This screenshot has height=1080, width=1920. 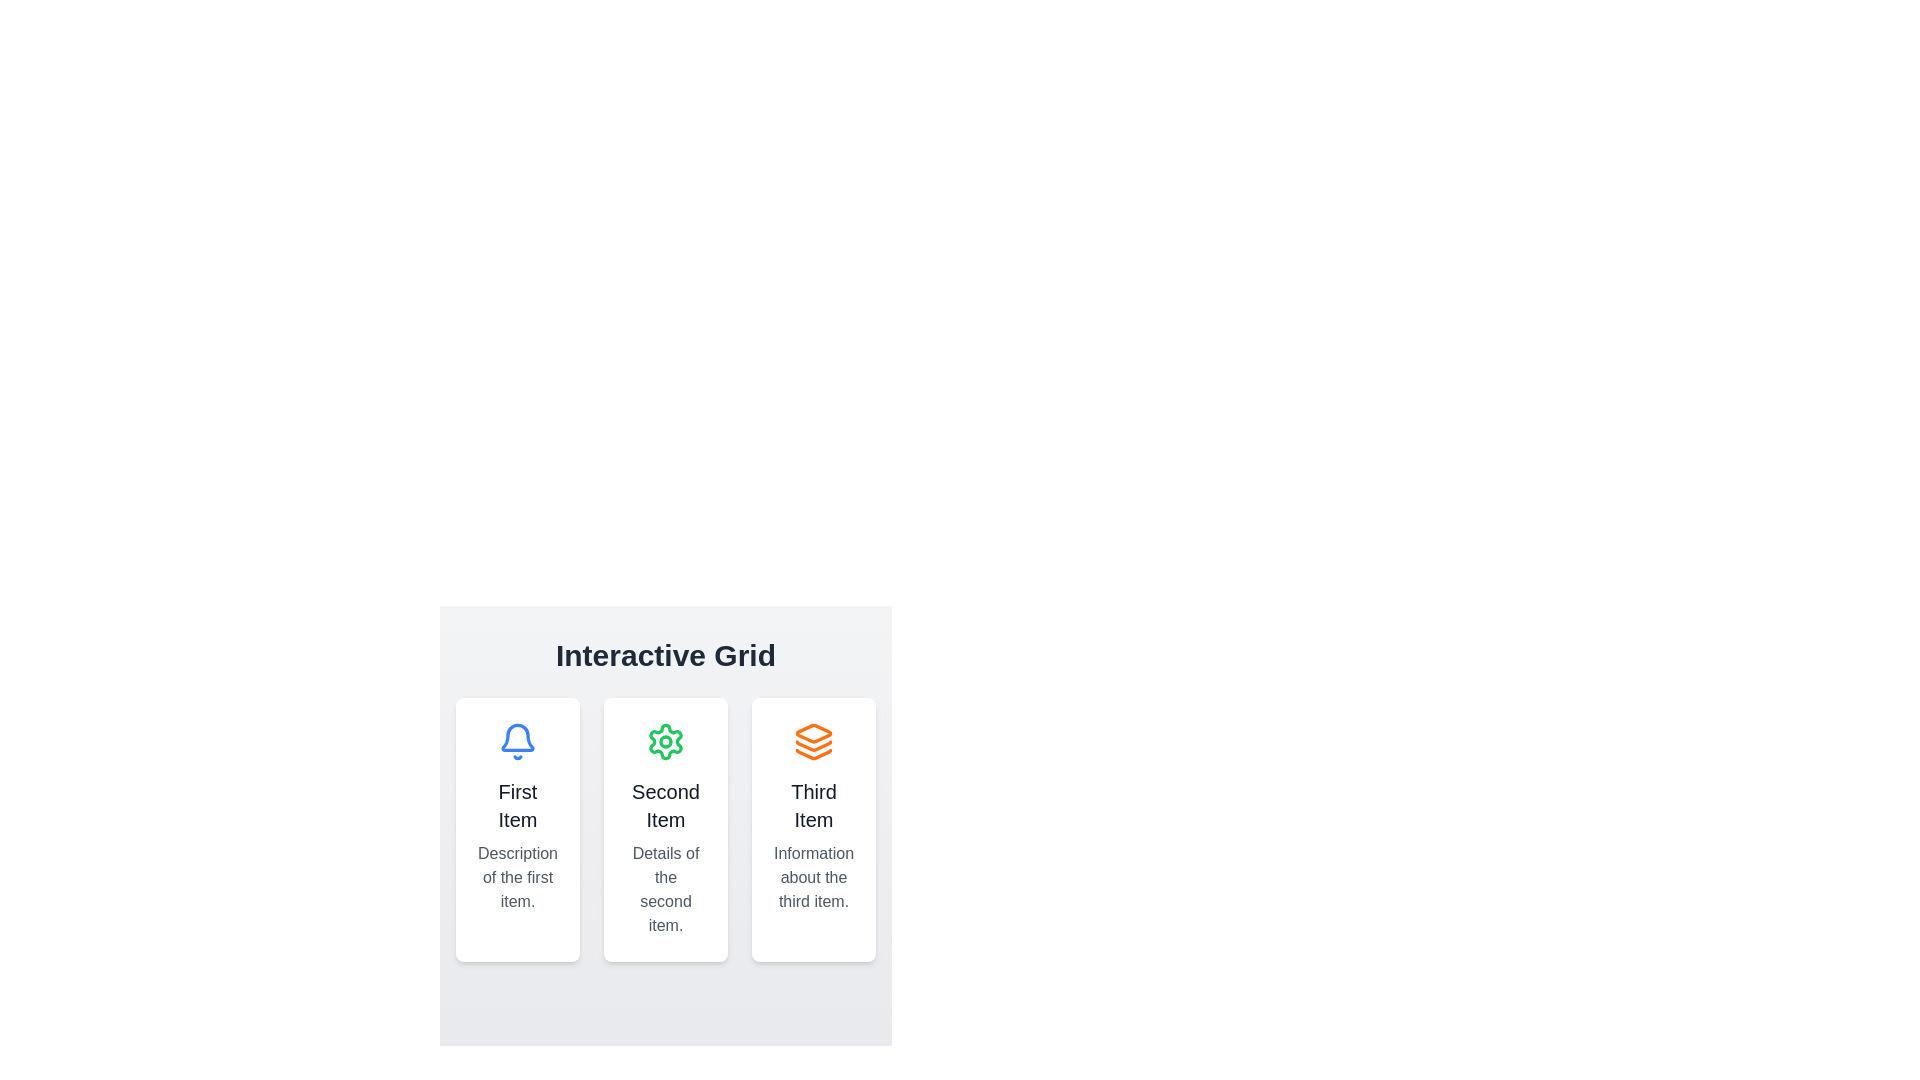 What do you see at coordinates (666, 741) in the screenshot?
I see `the green cogwheel icon located at the center-top of the card labeled 'Second Item'` at bounding box center [666, 741].